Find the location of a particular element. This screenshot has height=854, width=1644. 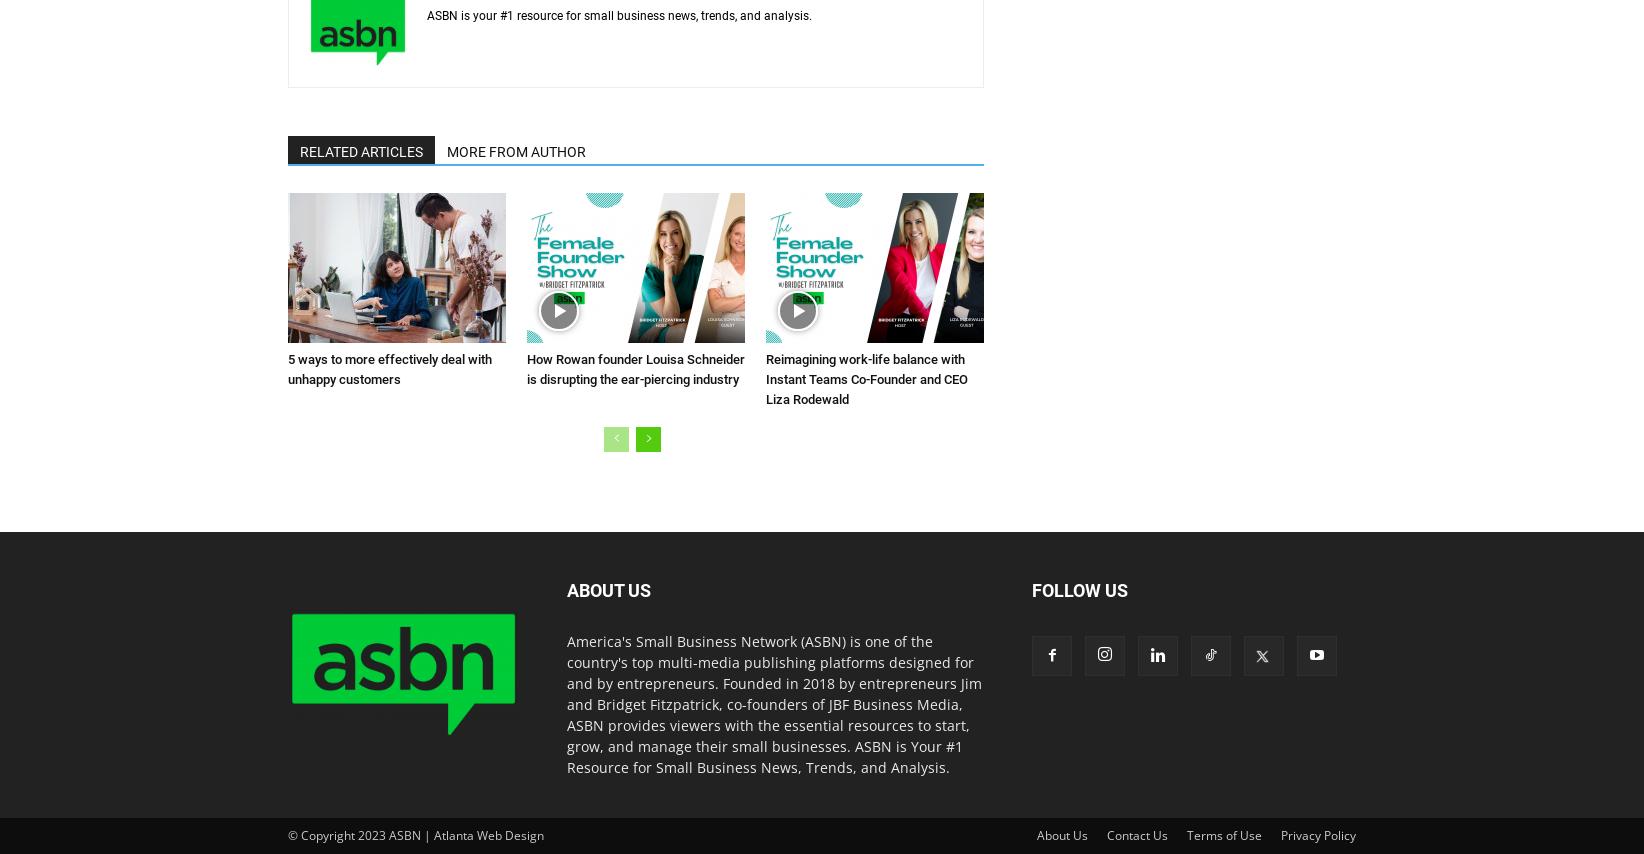

'How Rowan founder Louisa Schneider is disrupting the ear-piercing industry' is located at coordinates (636, 368).